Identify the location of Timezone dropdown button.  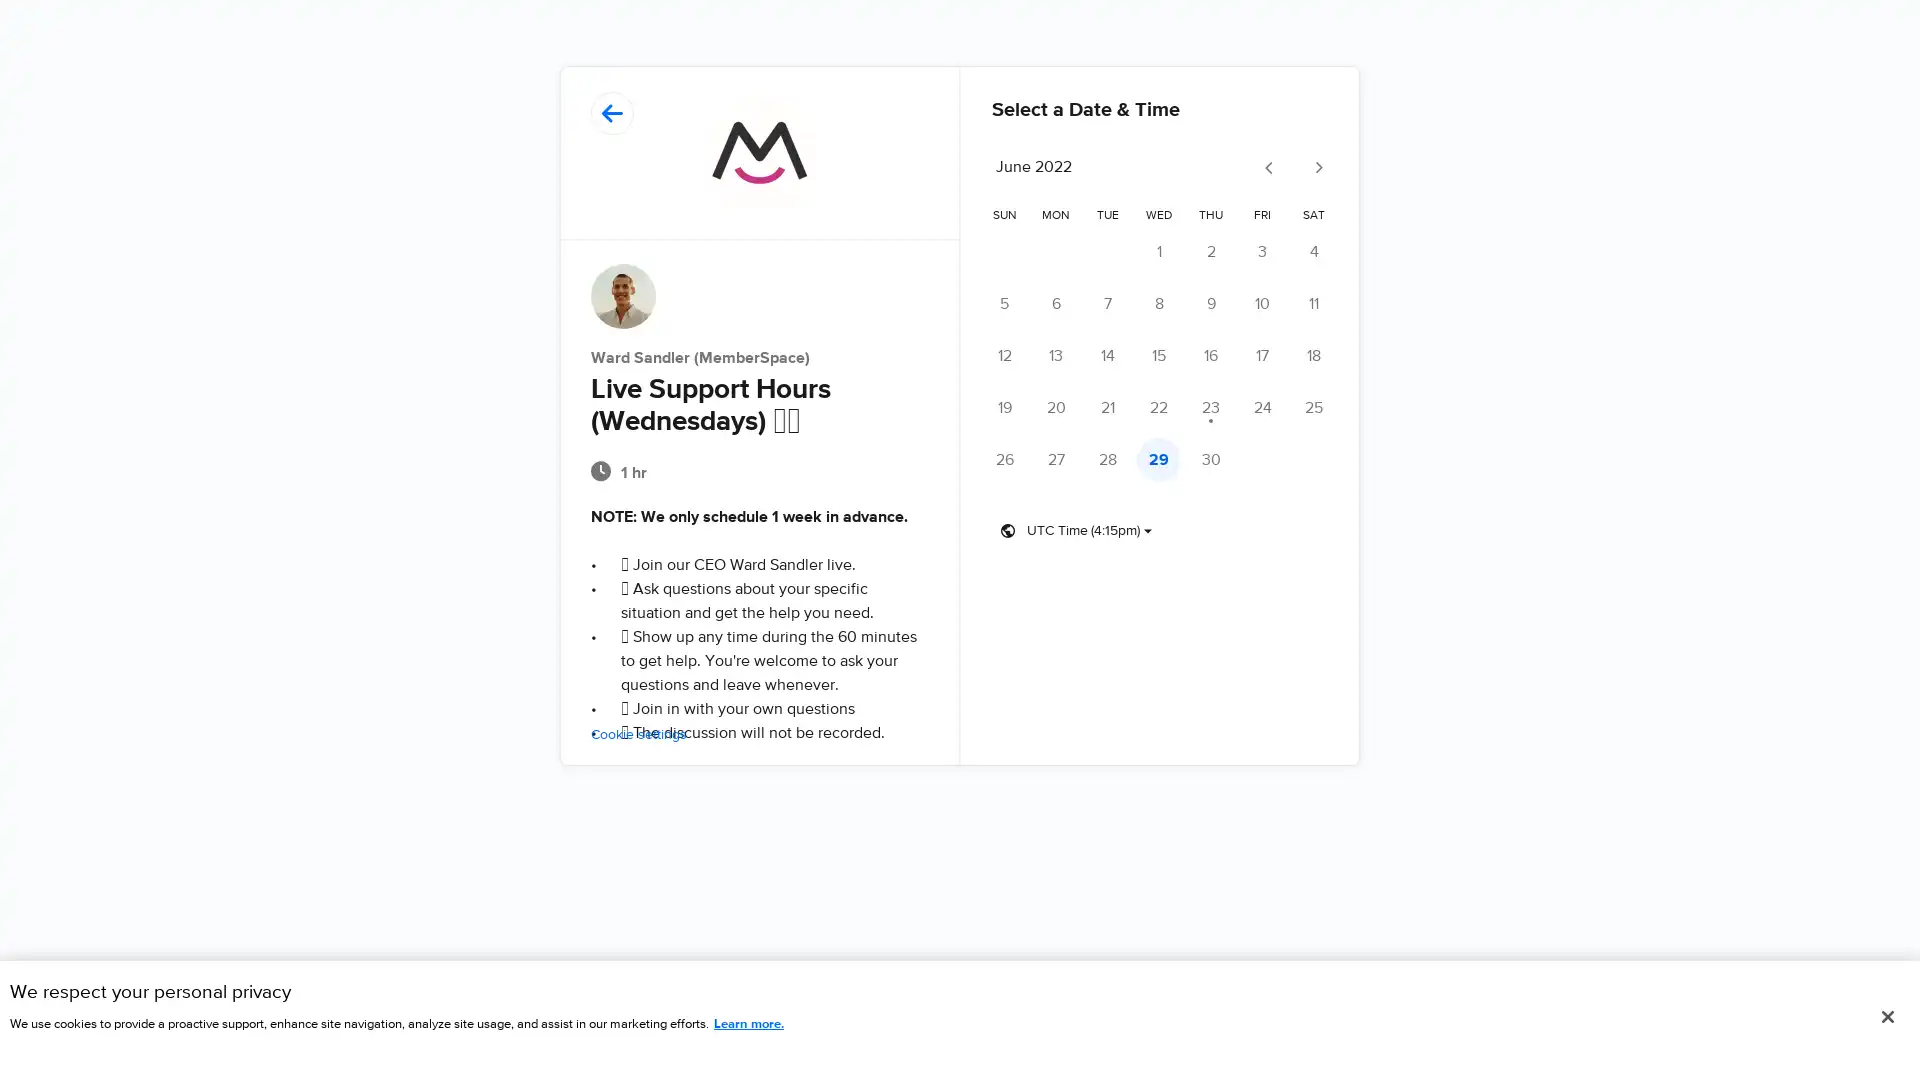
(1075, 530).